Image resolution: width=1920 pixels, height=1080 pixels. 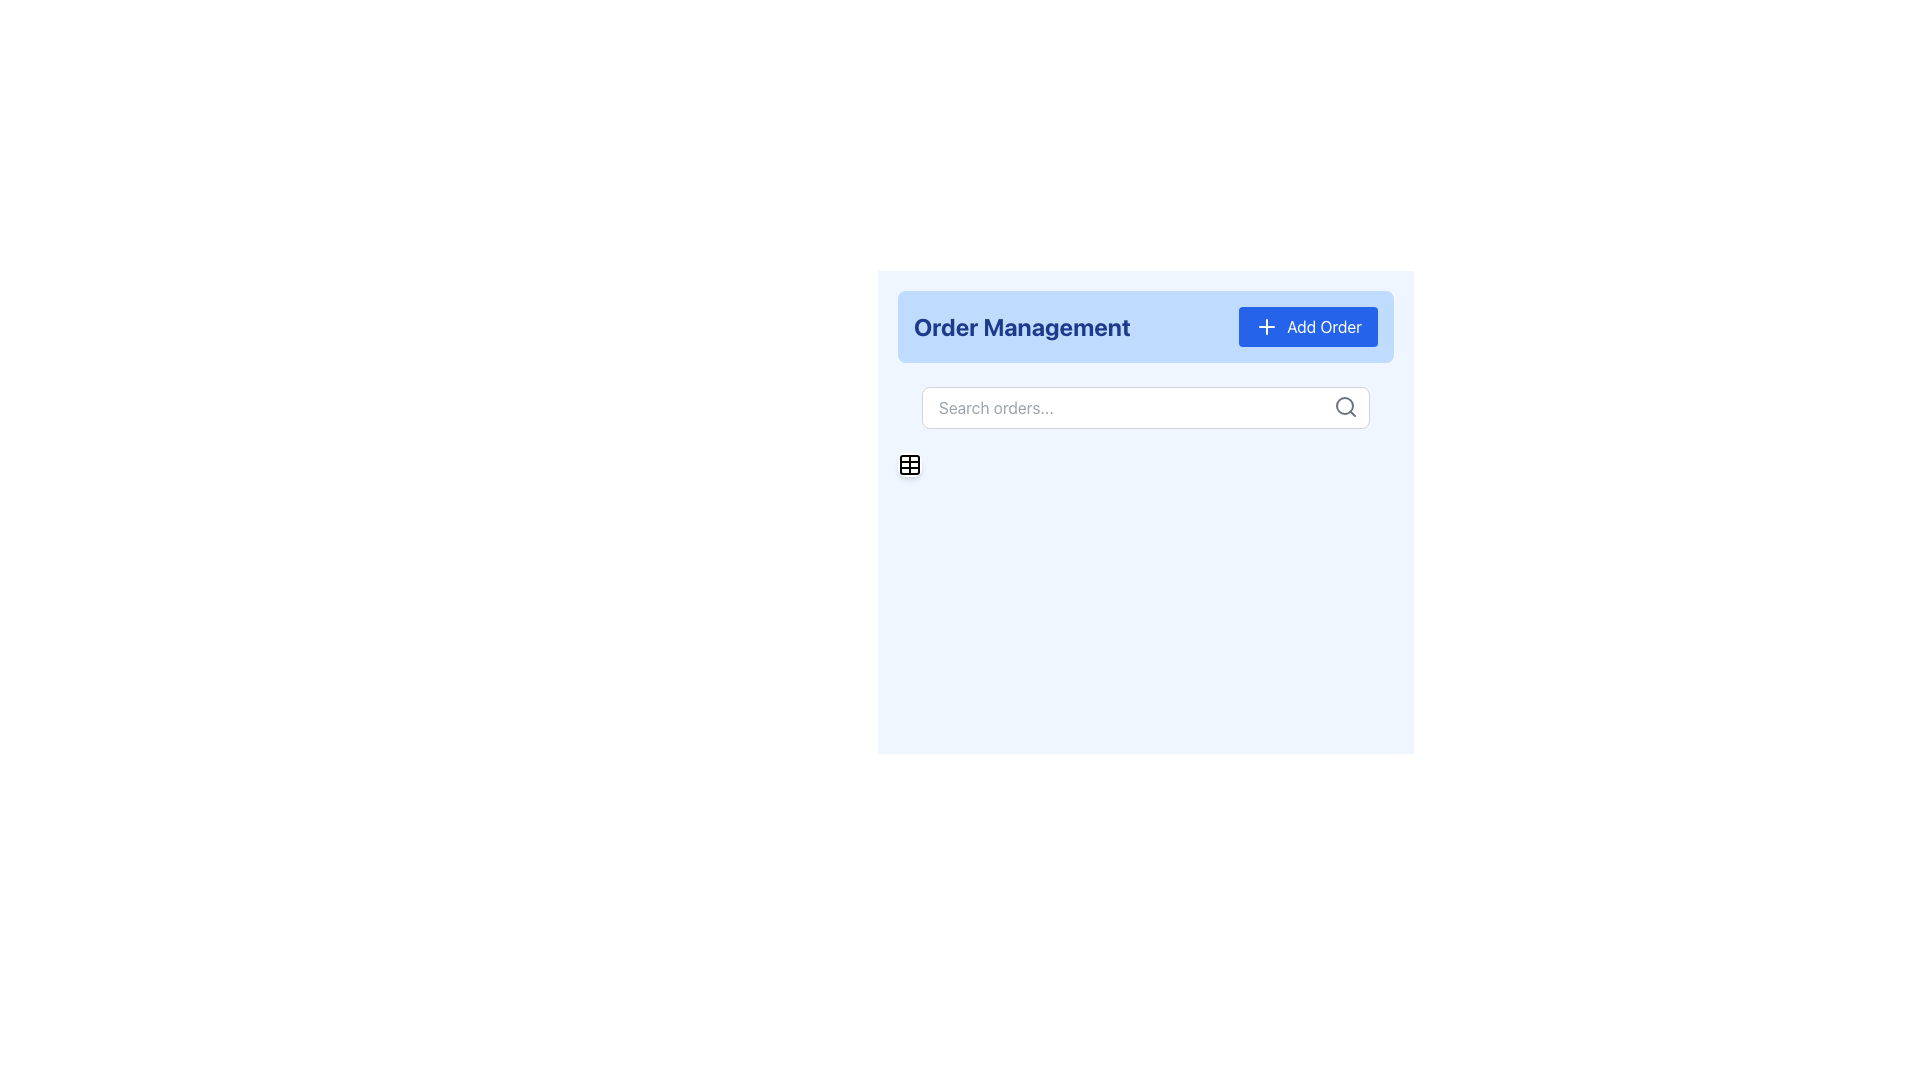 I want to click on the search icon represented by a gray magnifying glass shape located at the top-right corner of the search bar, adjacent to the 'Search orders...' input field, so click(x=1345, y=406).